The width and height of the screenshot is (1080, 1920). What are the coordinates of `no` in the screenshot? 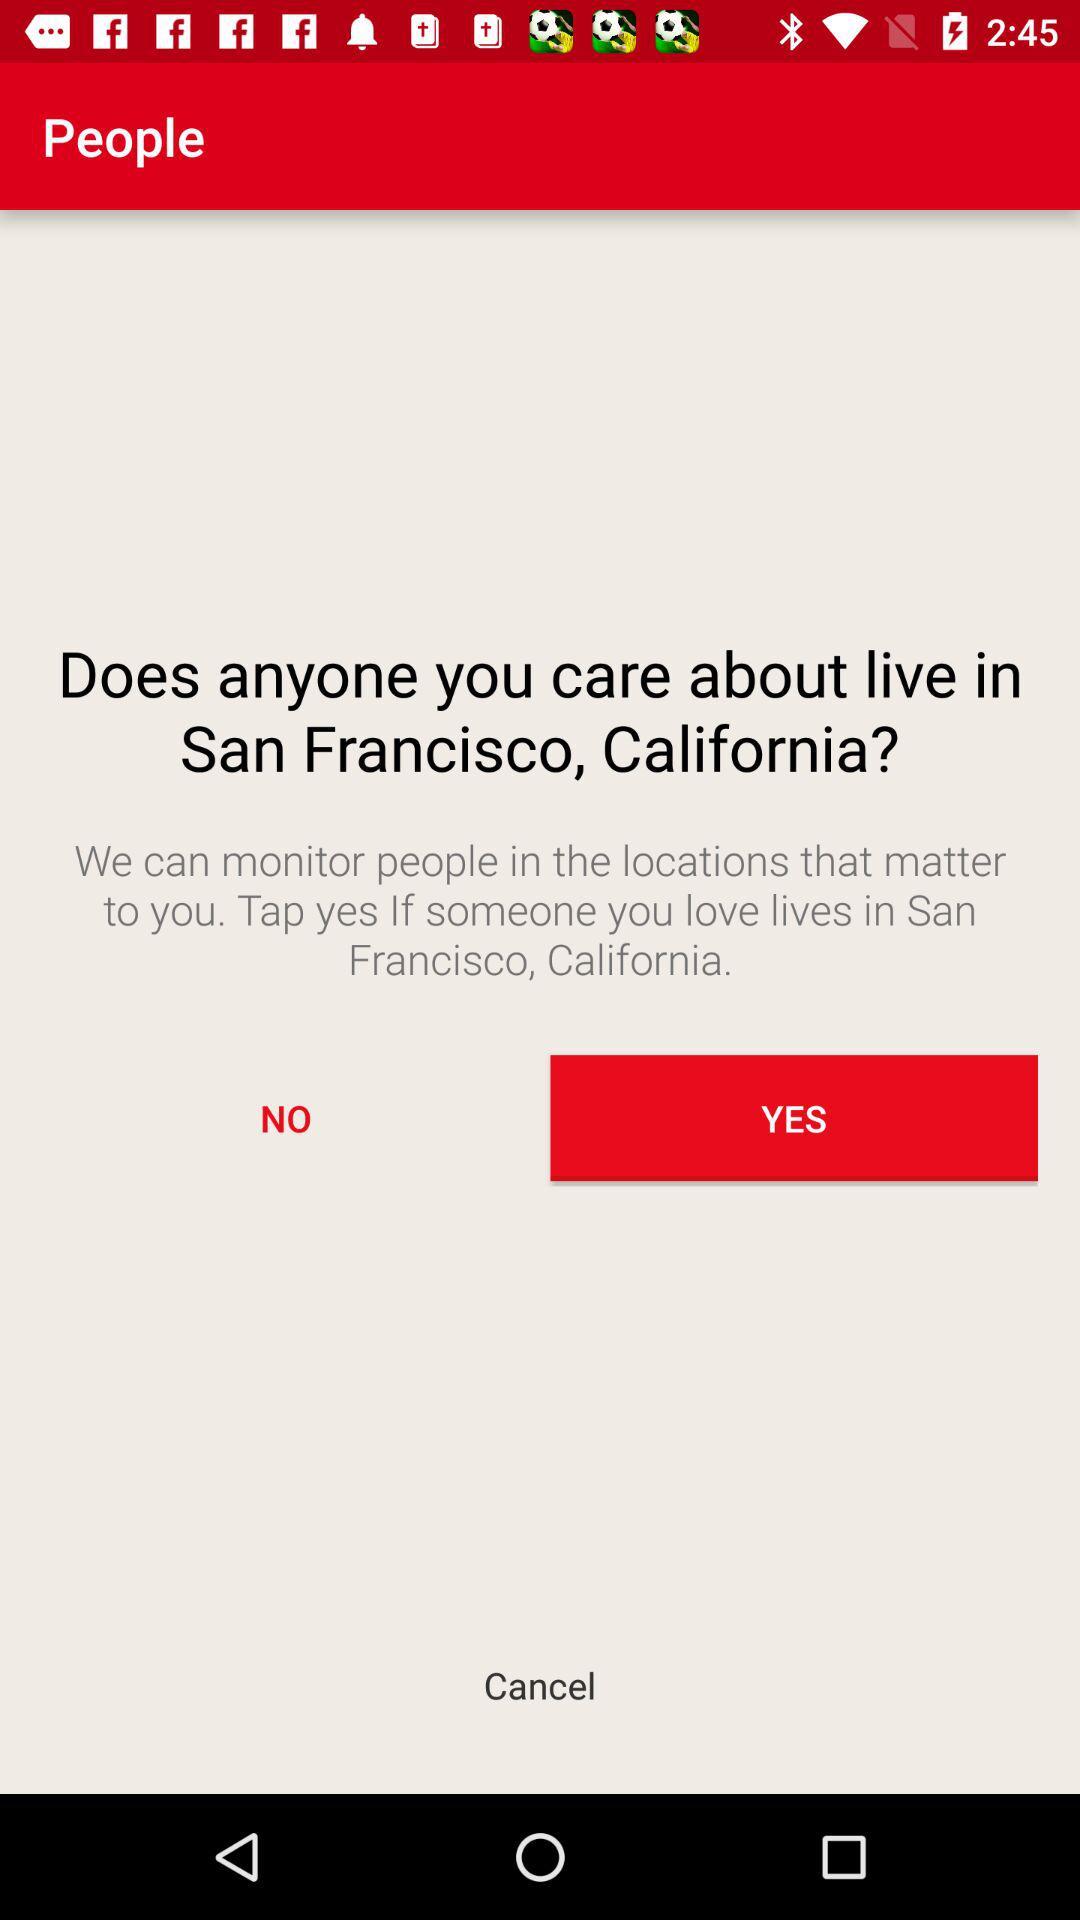 It's located at (285, 1117).